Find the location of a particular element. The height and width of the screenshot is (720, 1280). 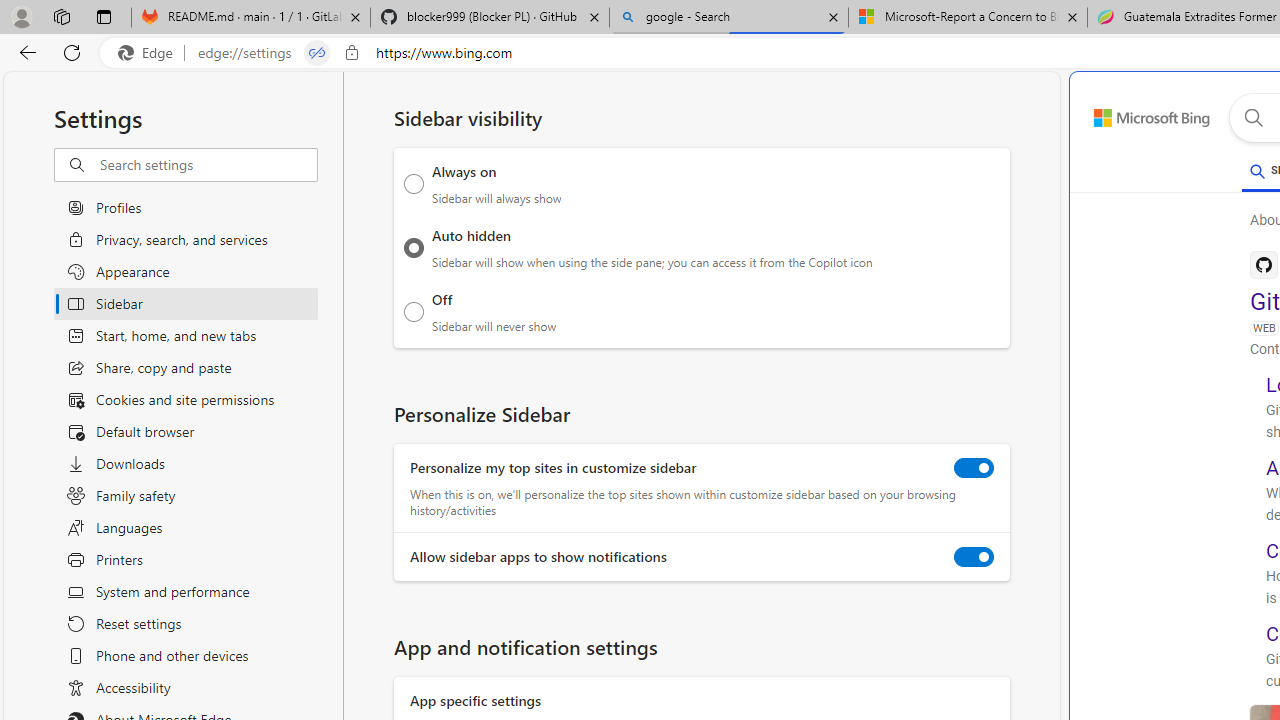

'Edge' is located at coordinates (149, 52).